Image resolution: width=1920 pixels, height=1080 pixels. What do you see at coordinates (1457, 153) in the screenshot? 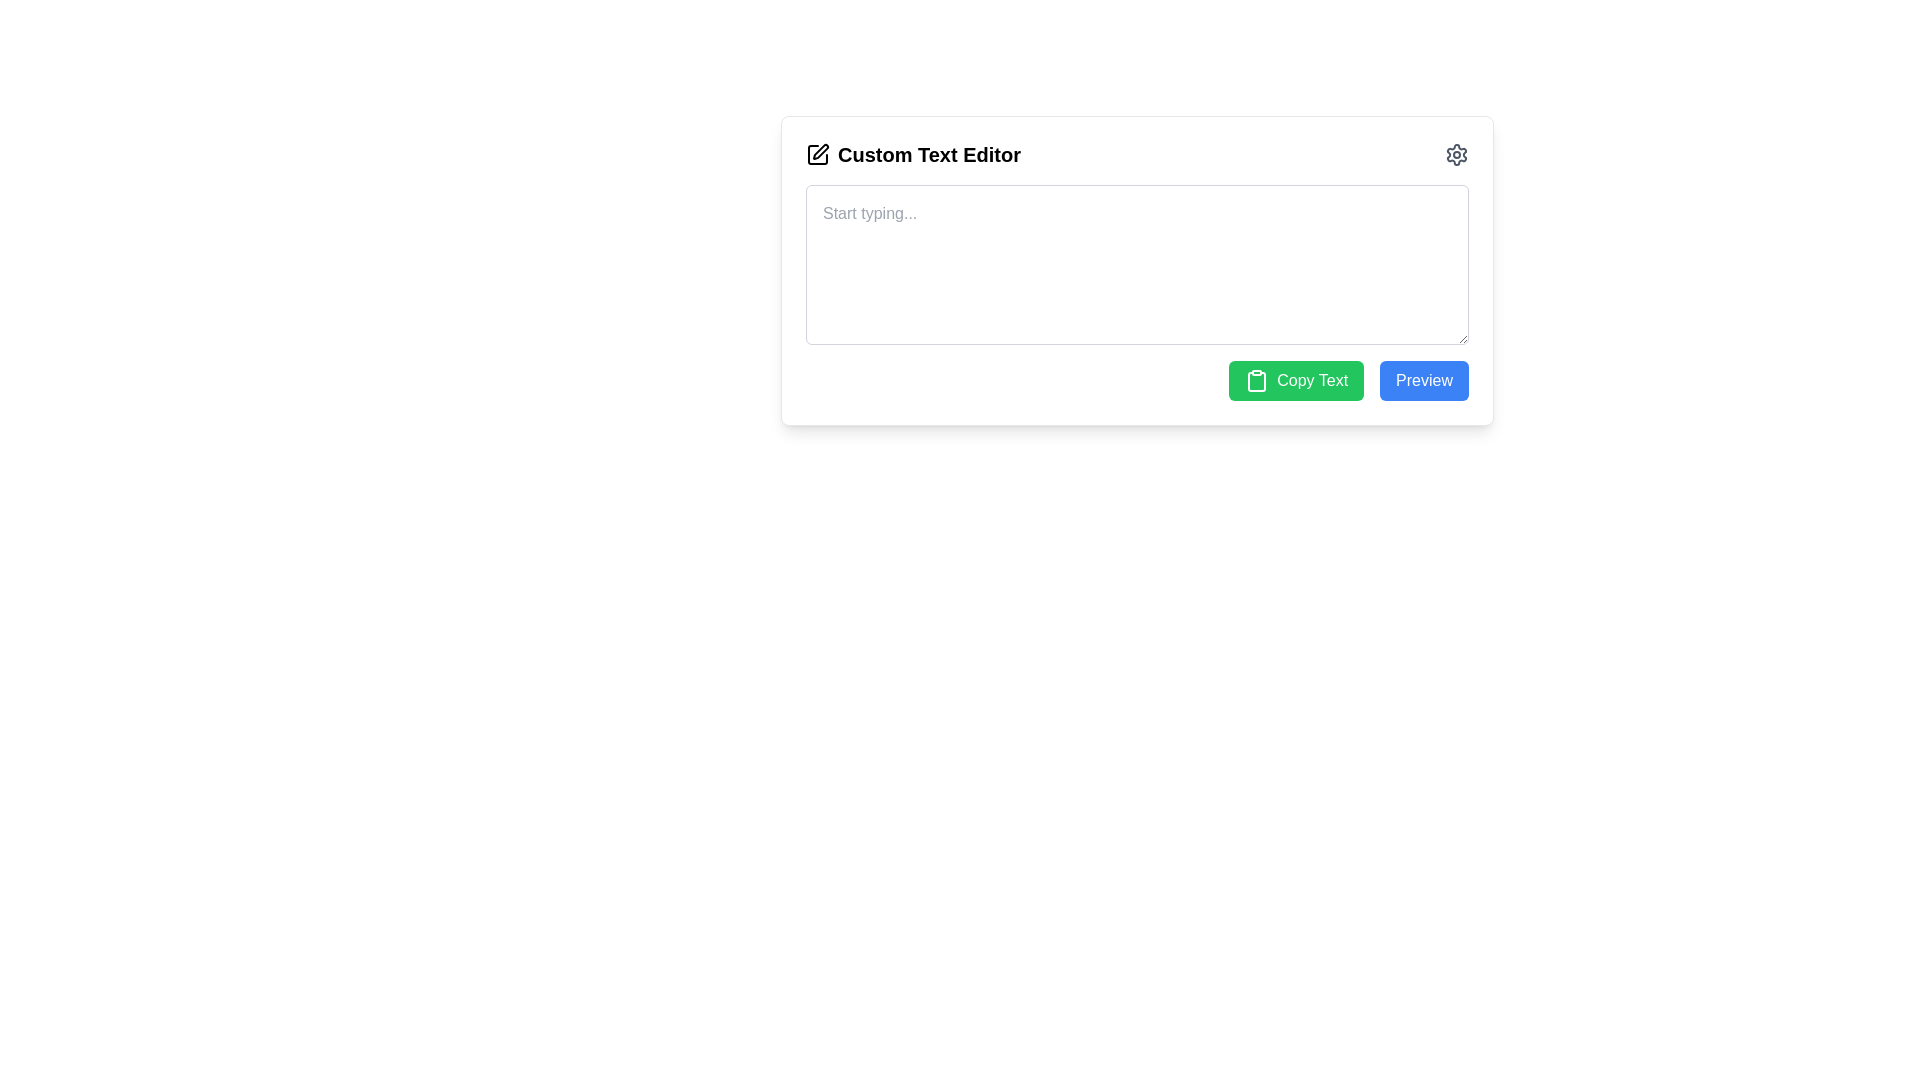
I see `the gear icon on the right end of the row` at bounding box center [1457, 153].